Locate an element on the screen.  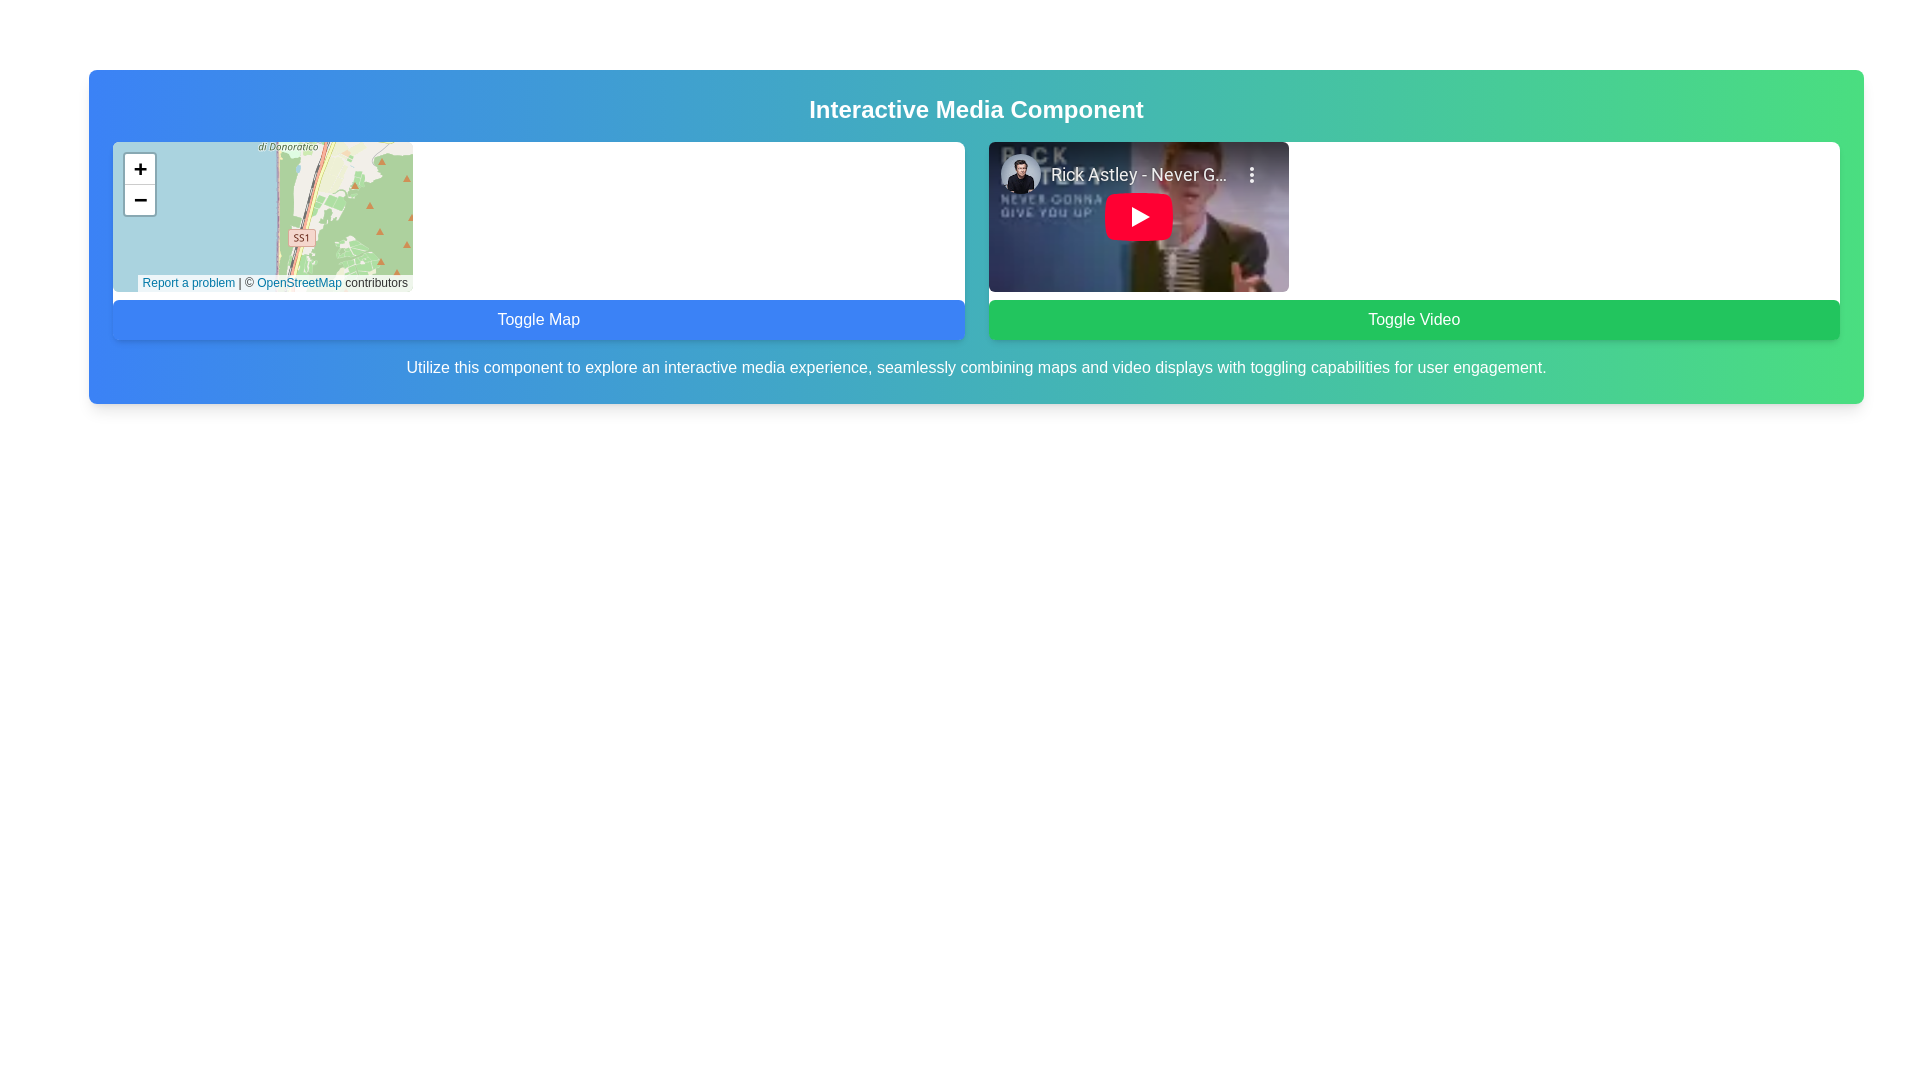
the playhead in the Embedded Video Player featuring 'Rick Astley - Never Gonna Give You Up' is located at coordinates (1138, 216).